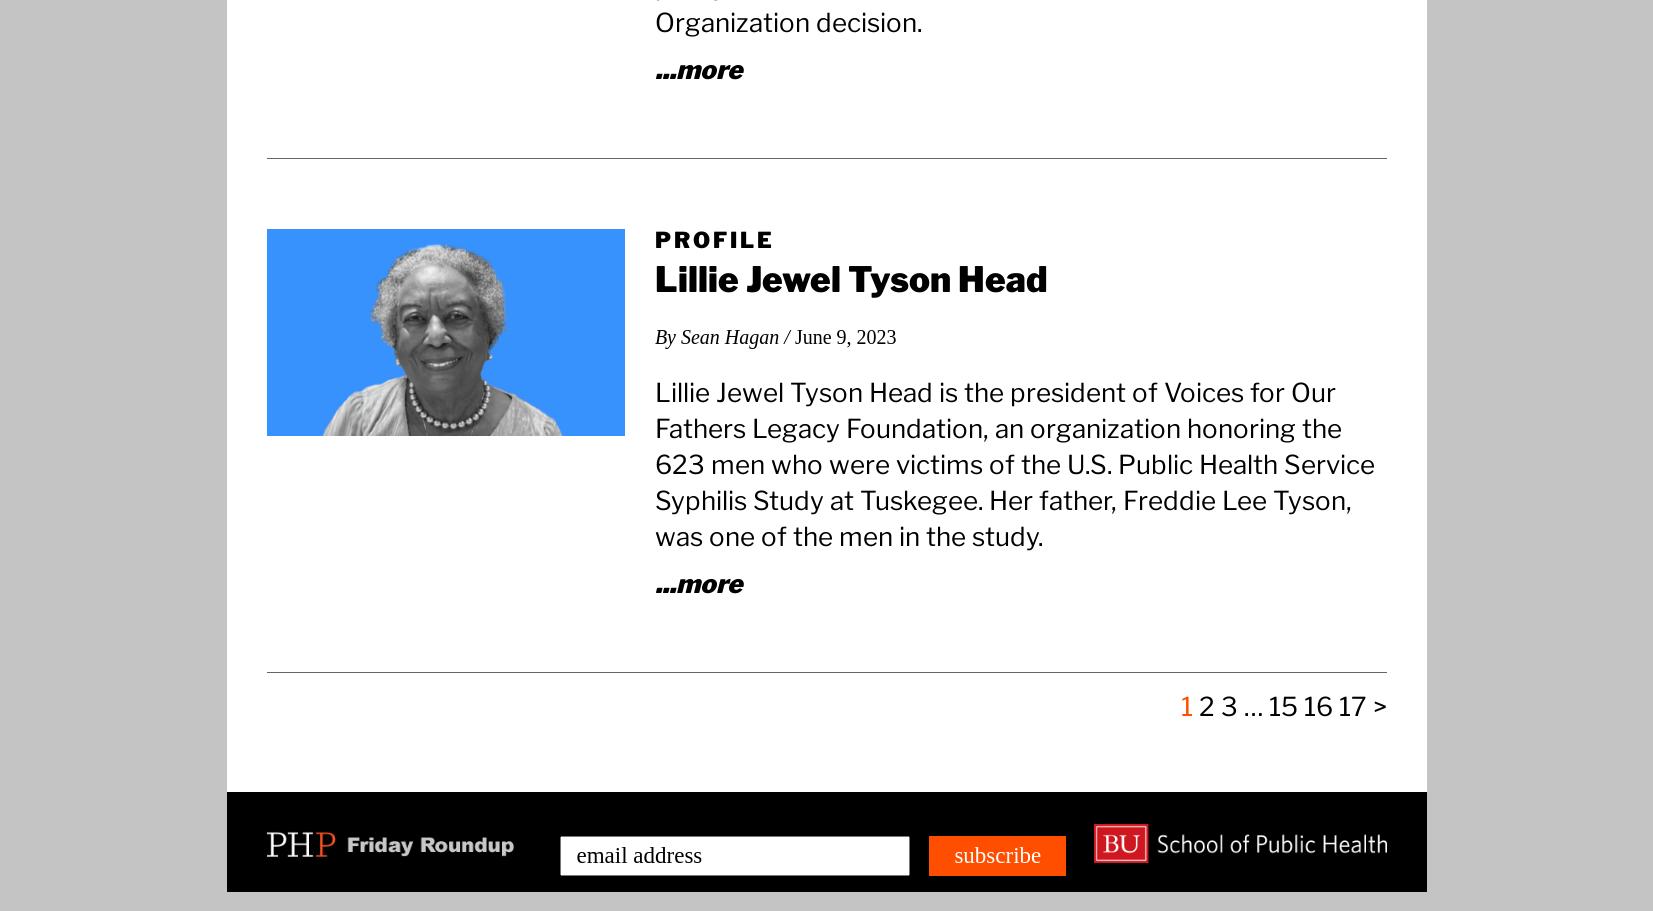  I want to click on '2', so click(1206, 705).